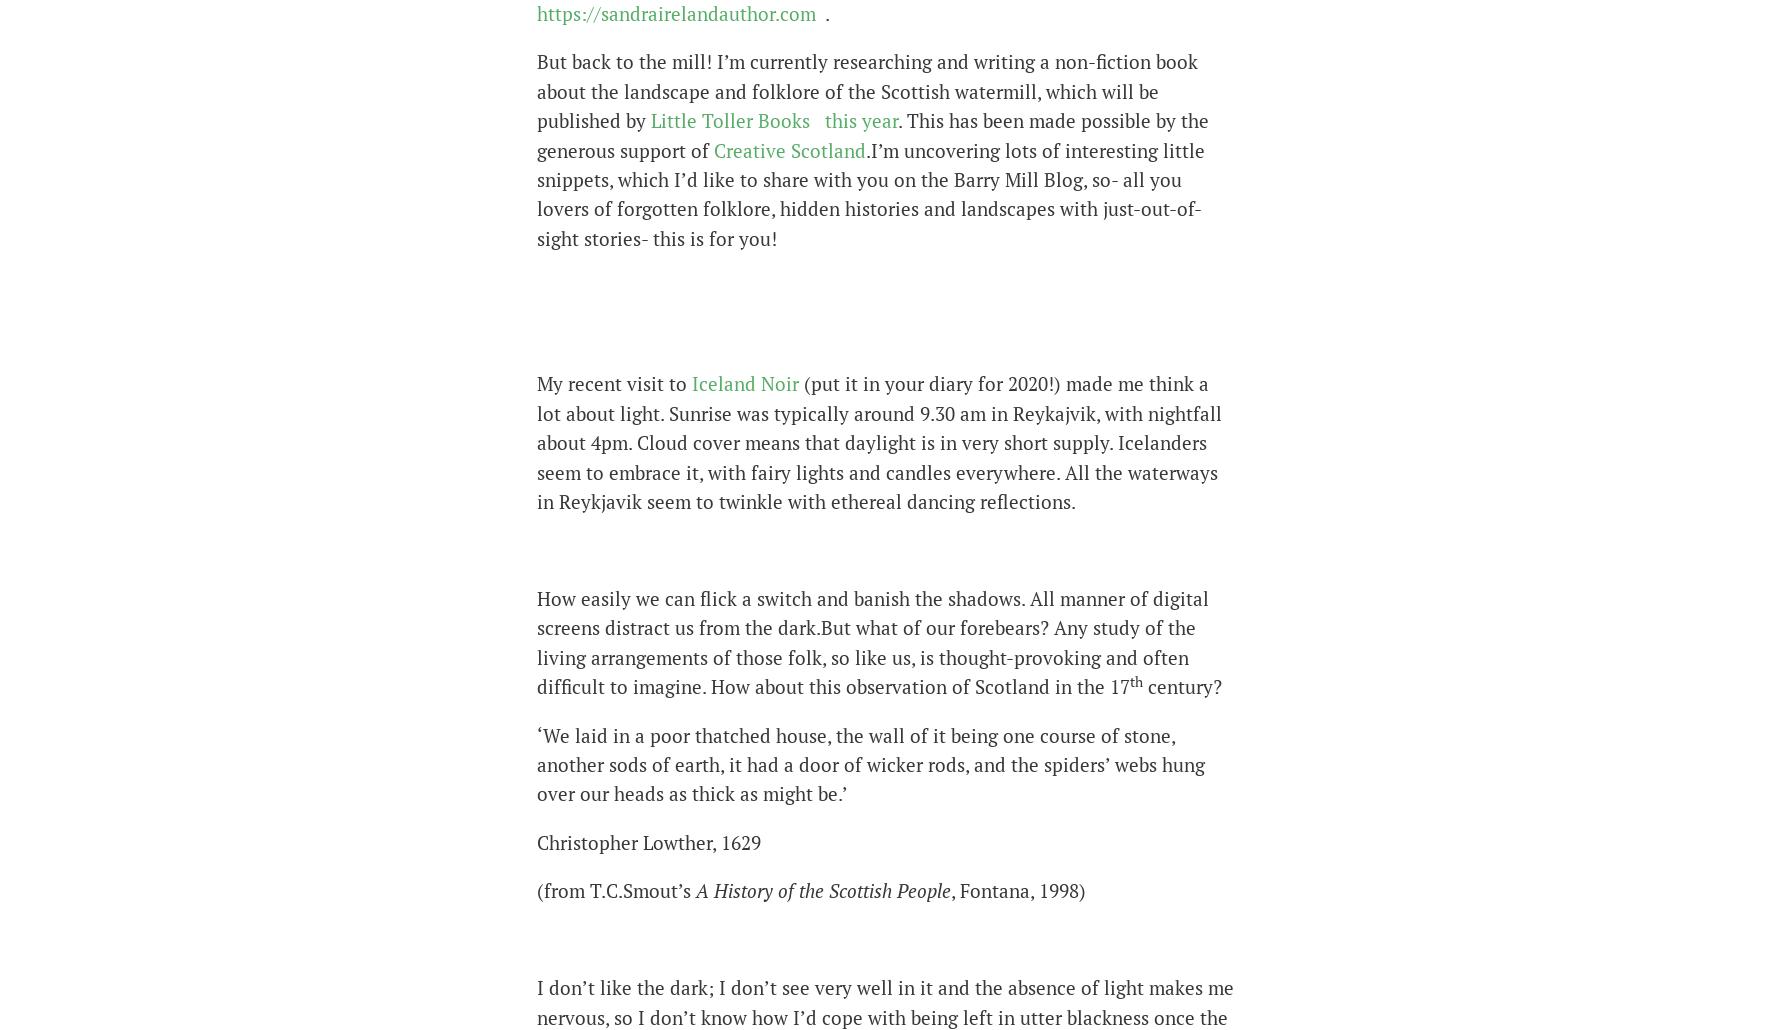  What do you see at coordinates (867, 89) in the screenshot?
I see `'But back to the mill! I’m currently researching and writing a non-fiction book about the landscape and folklore of the Scottish watermill, which will be published by'` at bounding box center [867, 89].